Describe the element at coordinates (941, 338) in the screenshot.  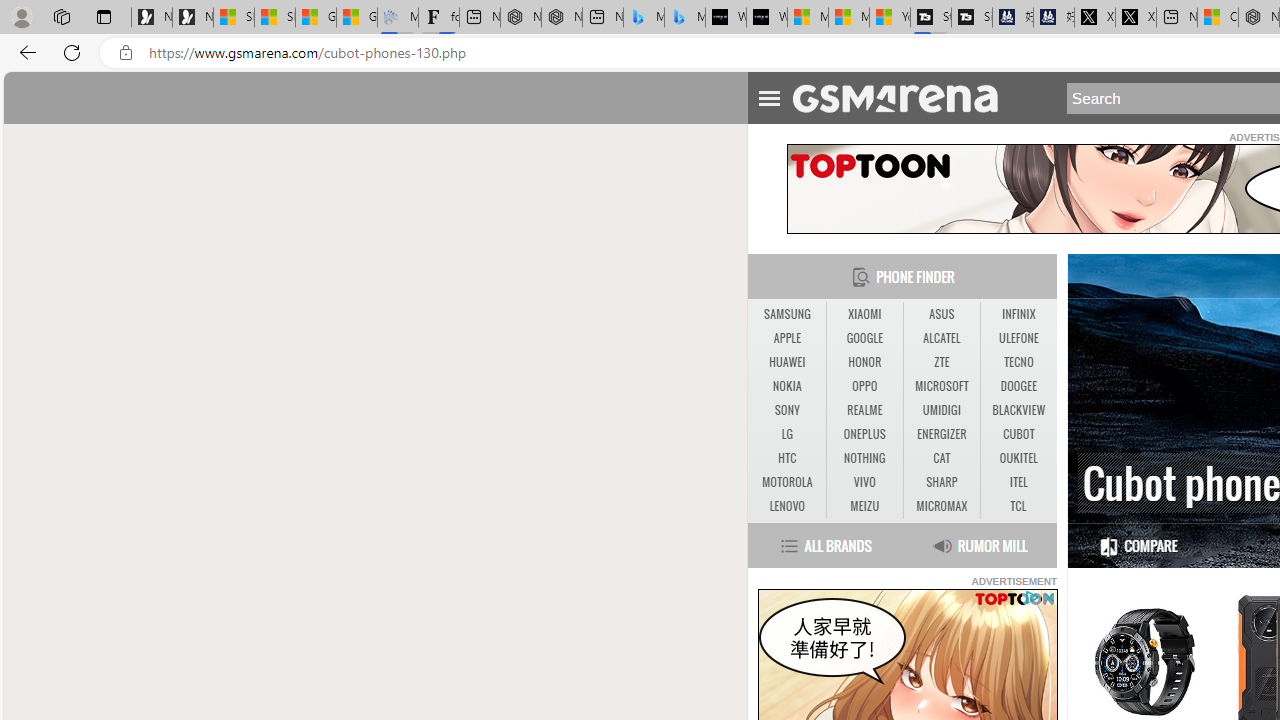
I see `'ALCATEL'` at that location.